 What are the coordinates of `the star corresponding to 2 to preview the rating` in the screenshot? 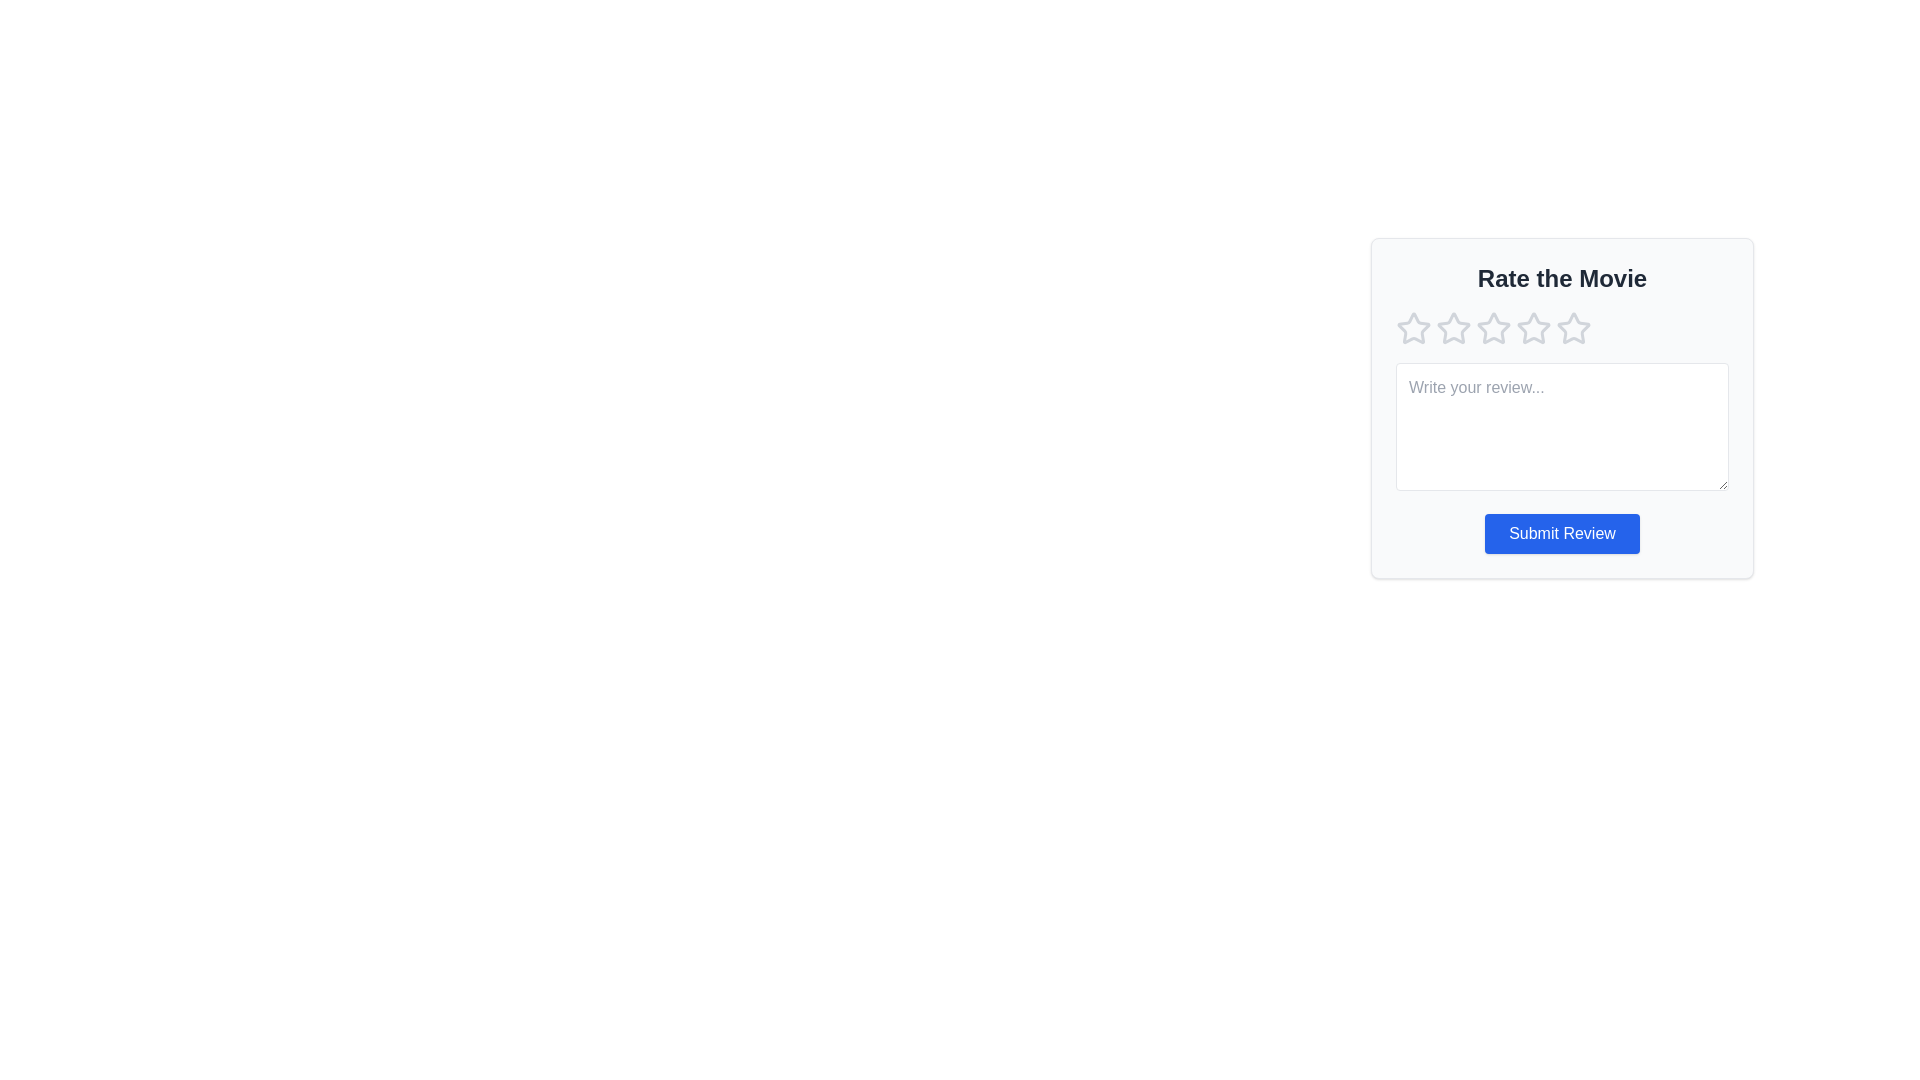 It's located at (1454, 327).